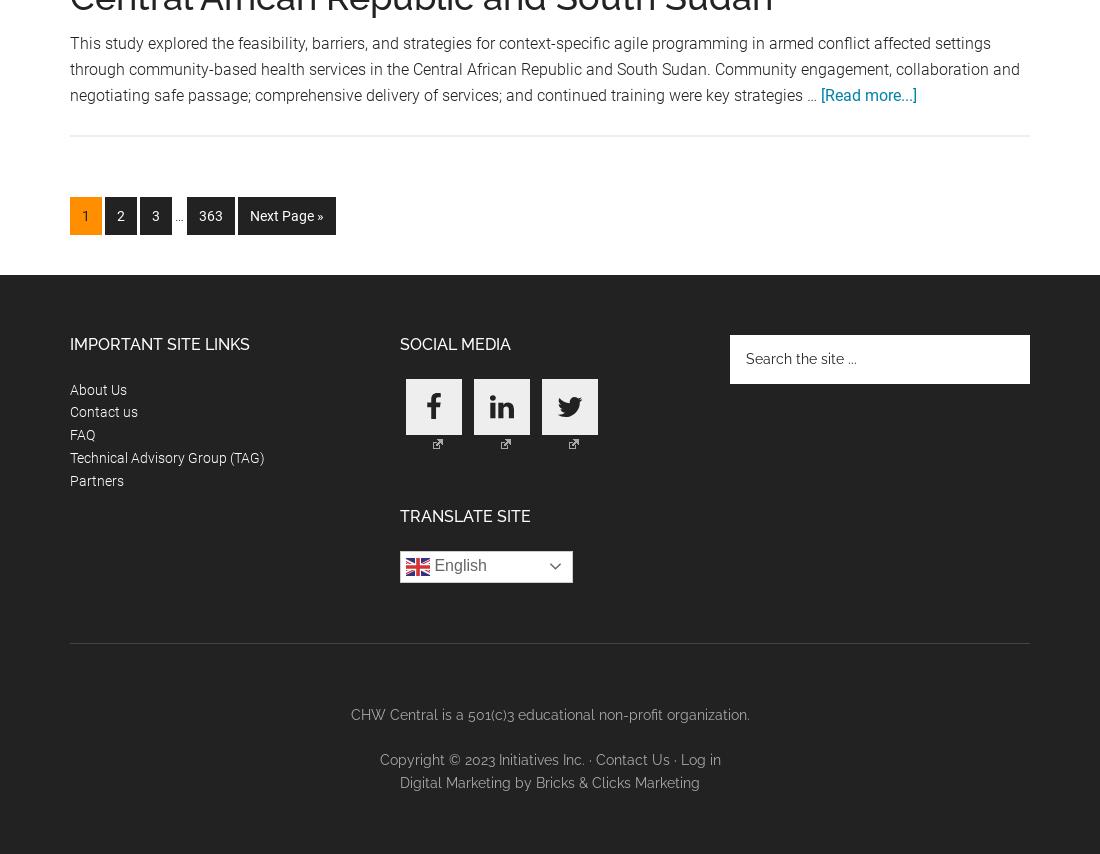 The image size is (1100, 854). I want to click on 'Translate Site', so click(464, 515).